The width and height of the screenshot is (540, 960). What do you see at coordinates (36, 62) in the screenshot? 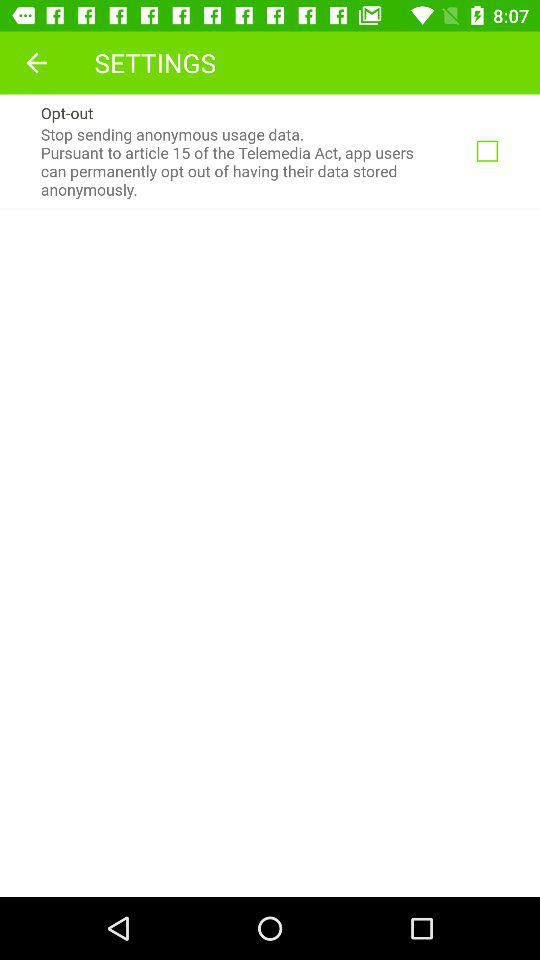
I see `the icon to the left of the settings item` at bounding box center [36, 62].